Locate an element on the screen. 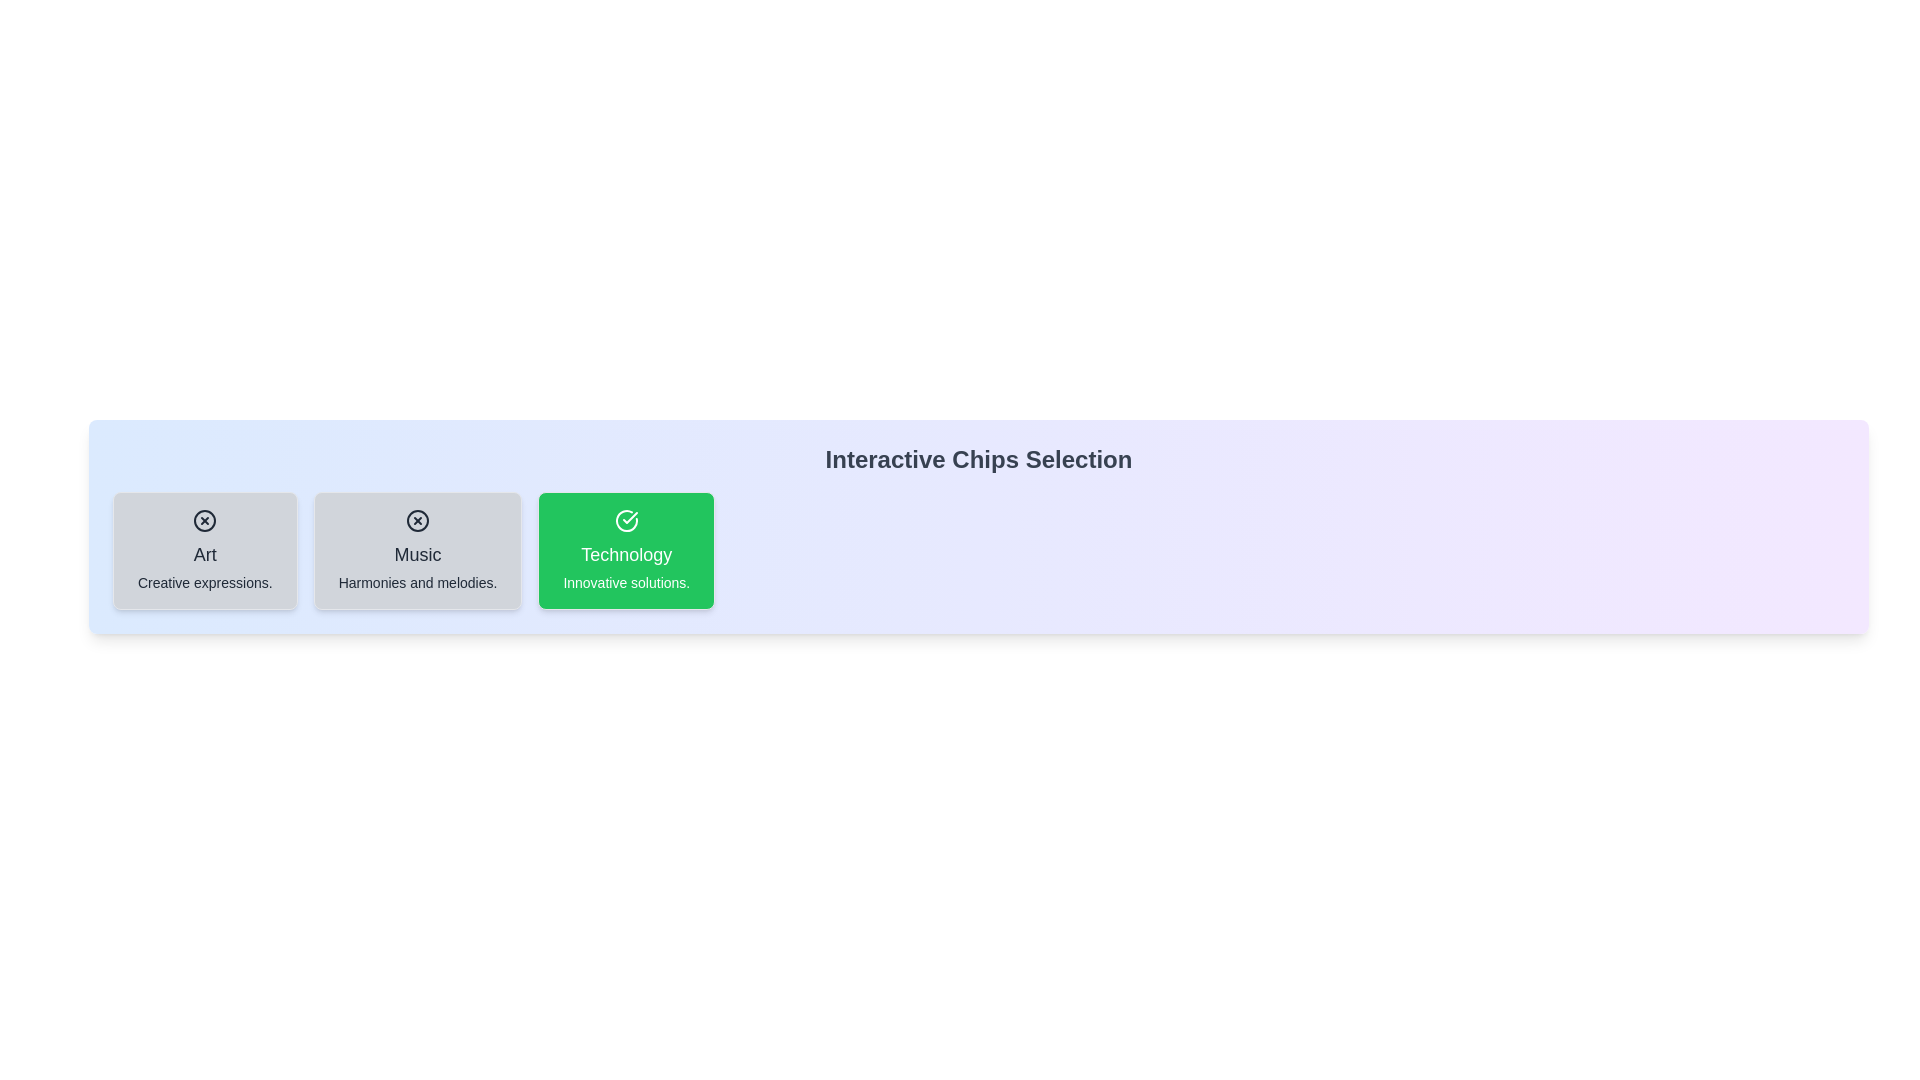 The width and height of the screenshot is (1920, 1080). the chip labeled 'Technology' by clicking on it is located at coordinates (626, 551).